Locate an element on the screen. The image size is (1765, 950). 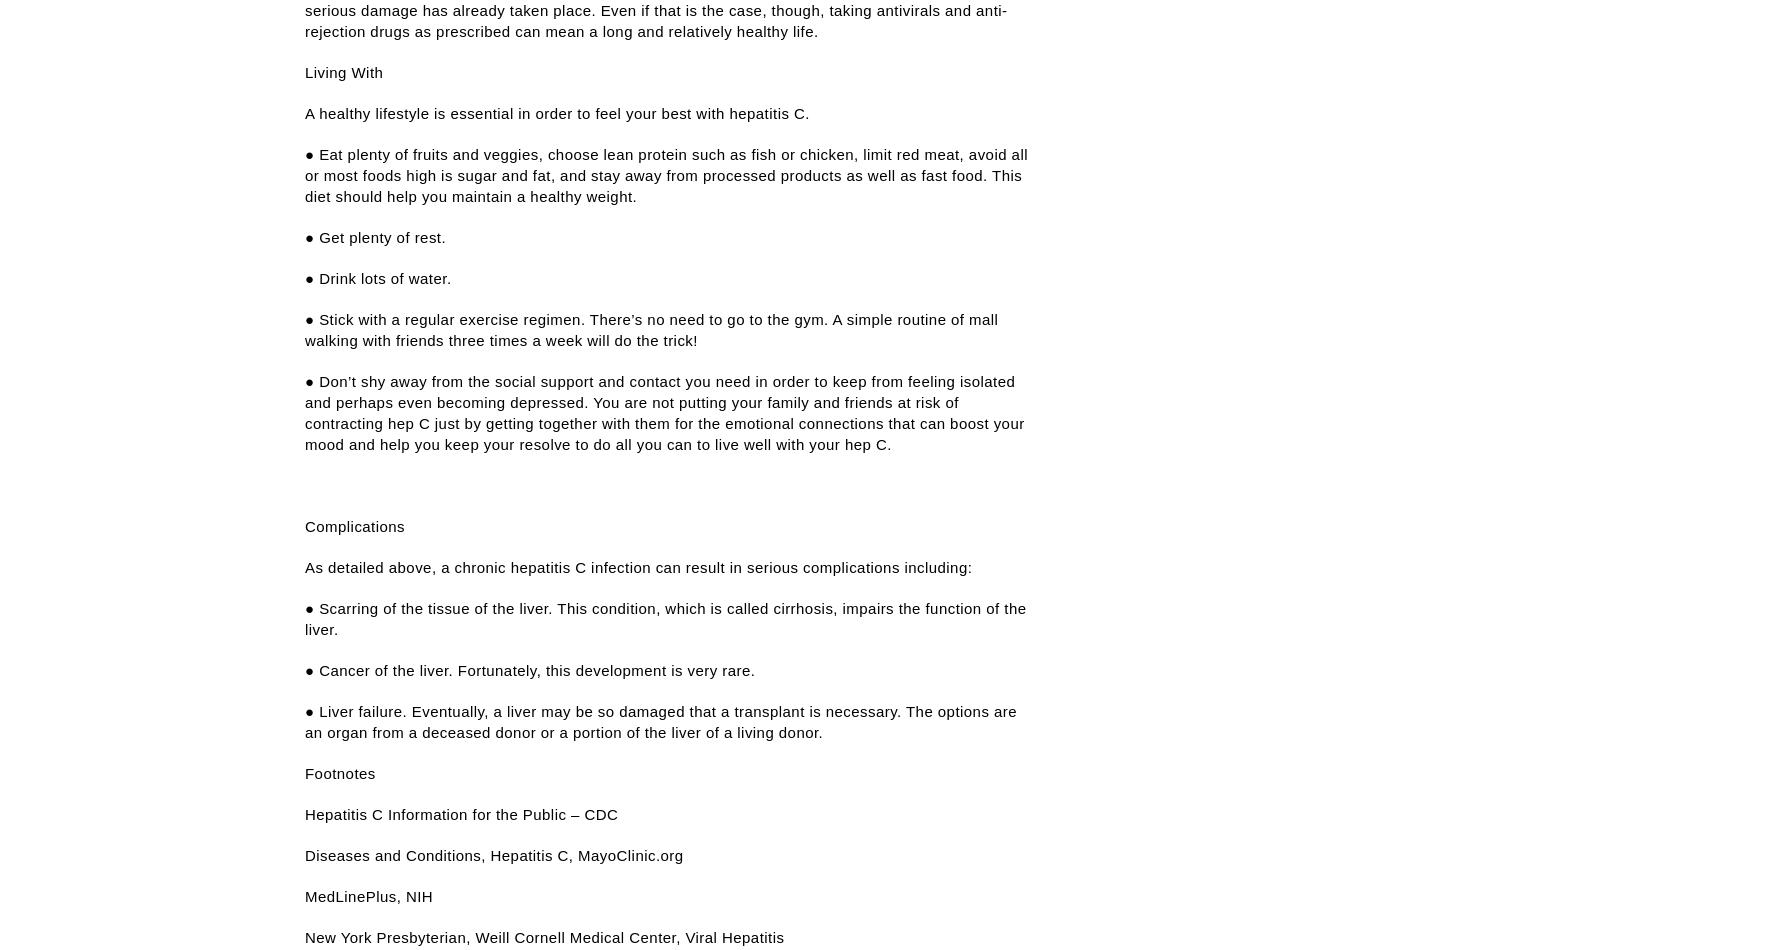
'New York Presbyterian, Weill Cornell Medical Center, Viral Hepatitis' is located at coordinates (543, 936).